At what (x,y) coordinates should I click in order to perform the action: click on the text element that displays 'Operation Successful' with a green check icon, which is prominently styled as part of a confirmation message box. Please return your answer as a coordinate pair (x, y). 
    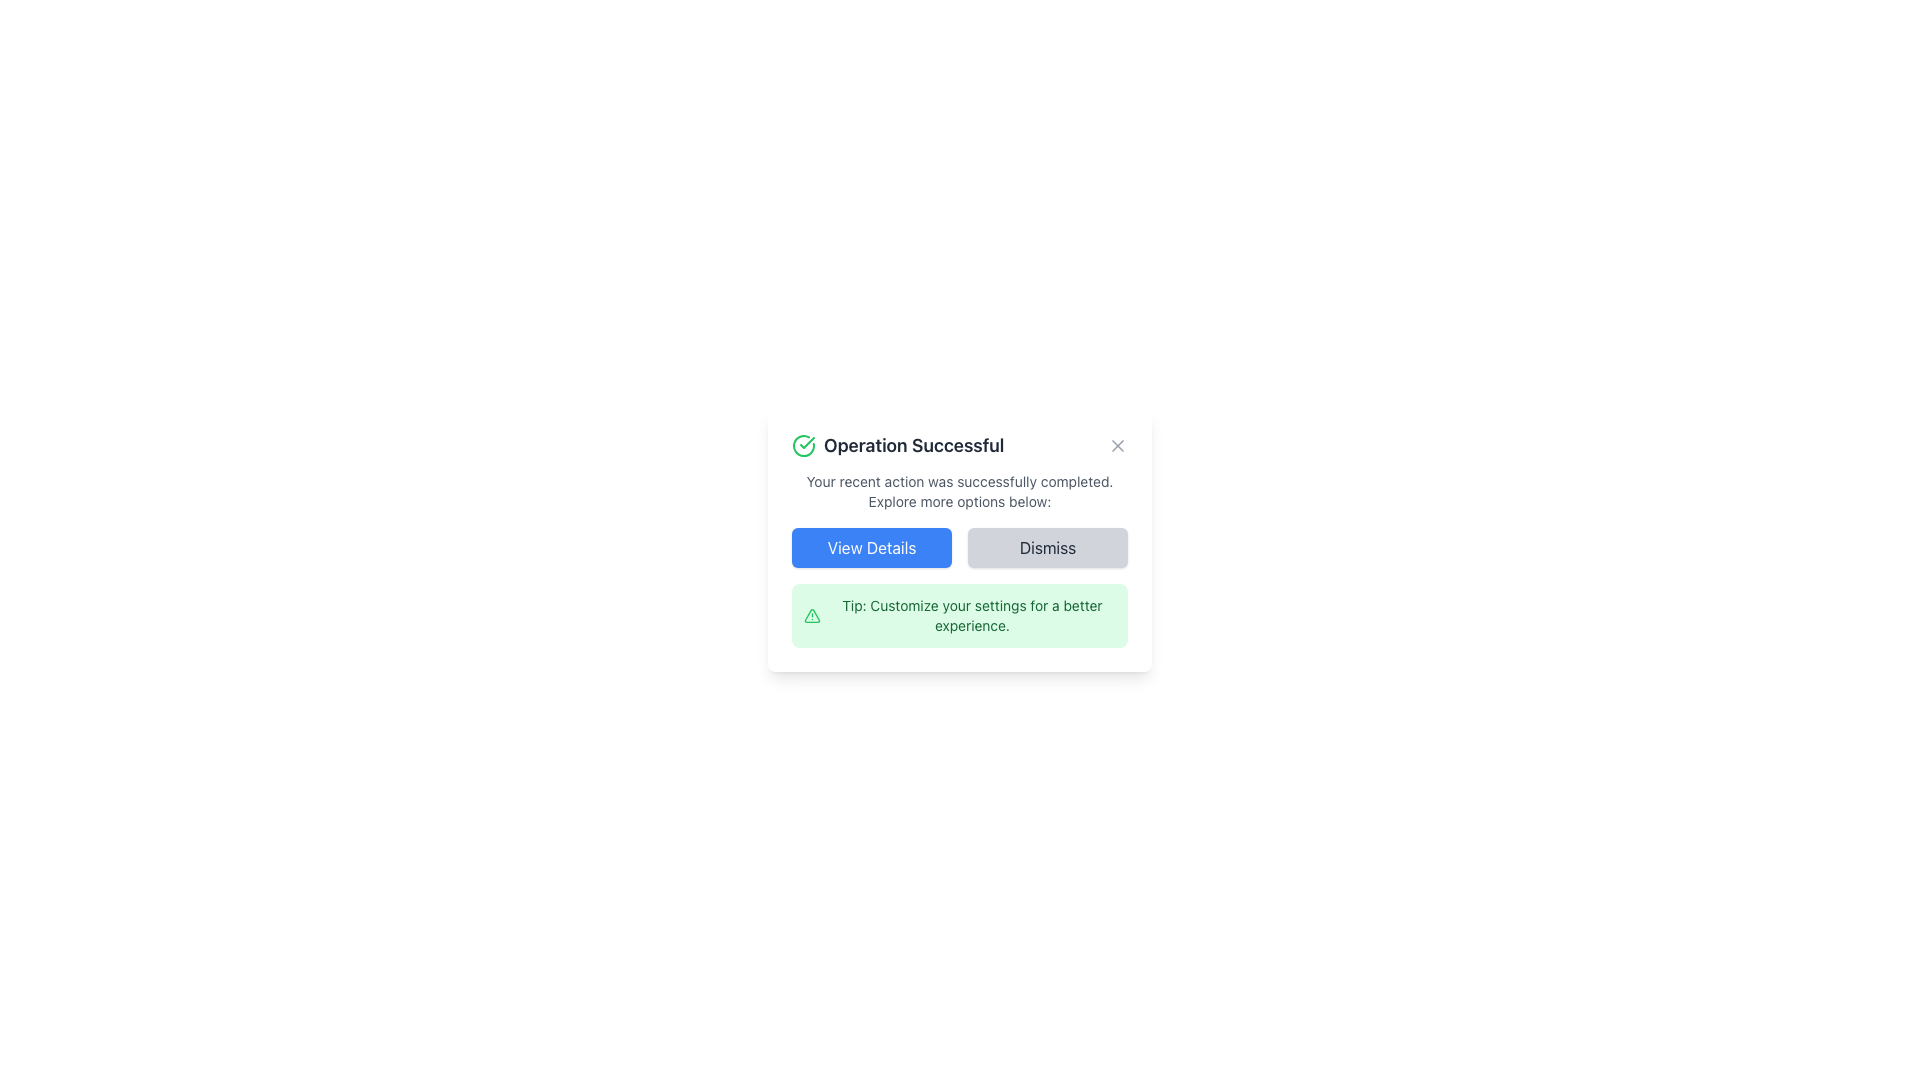
    Looking at the image, I should click on (897, 445).